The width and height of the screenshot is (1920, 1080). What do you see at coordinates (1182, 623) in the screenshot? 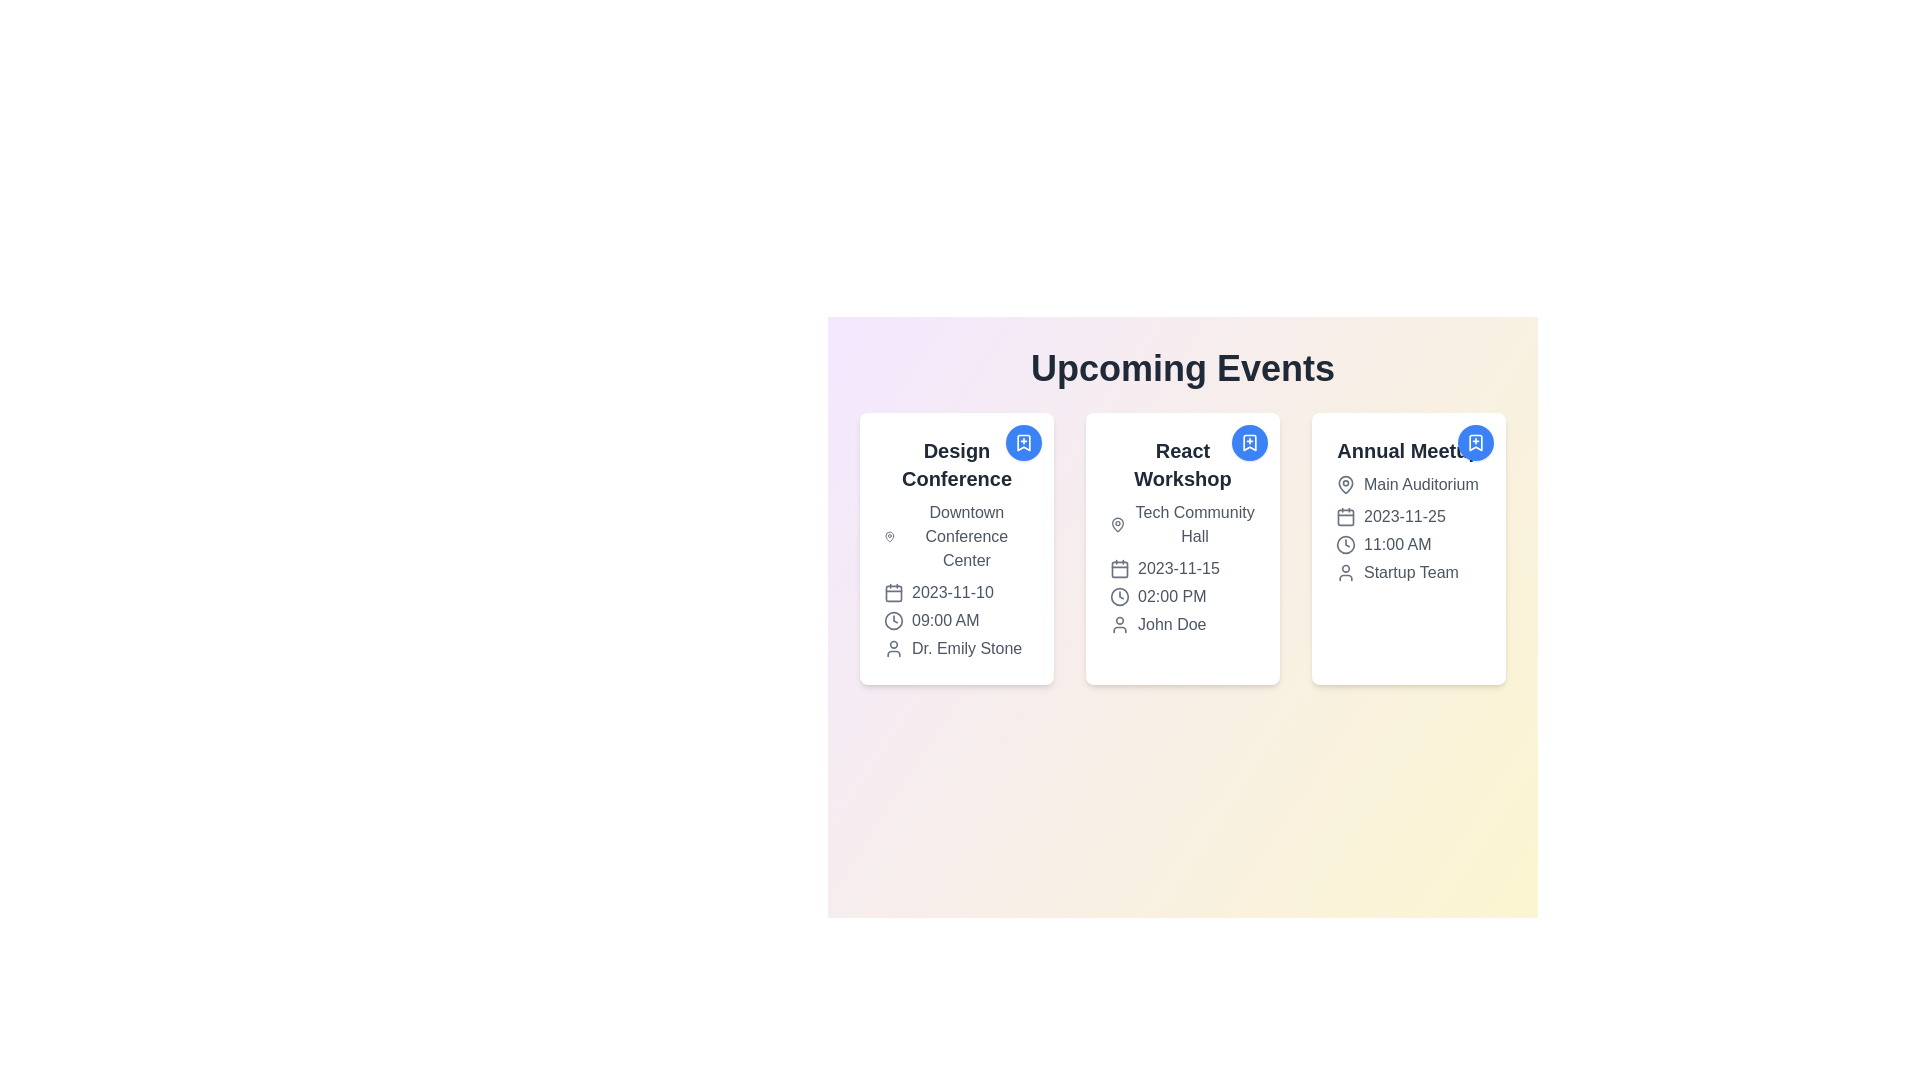
I see `the label displaying the name of the person associated with the 'React Workshop' event, located in the third row of the second card under the 'Upcoming Events' section, beneath '02:00 PM'` at bounding box center [1182, 623].